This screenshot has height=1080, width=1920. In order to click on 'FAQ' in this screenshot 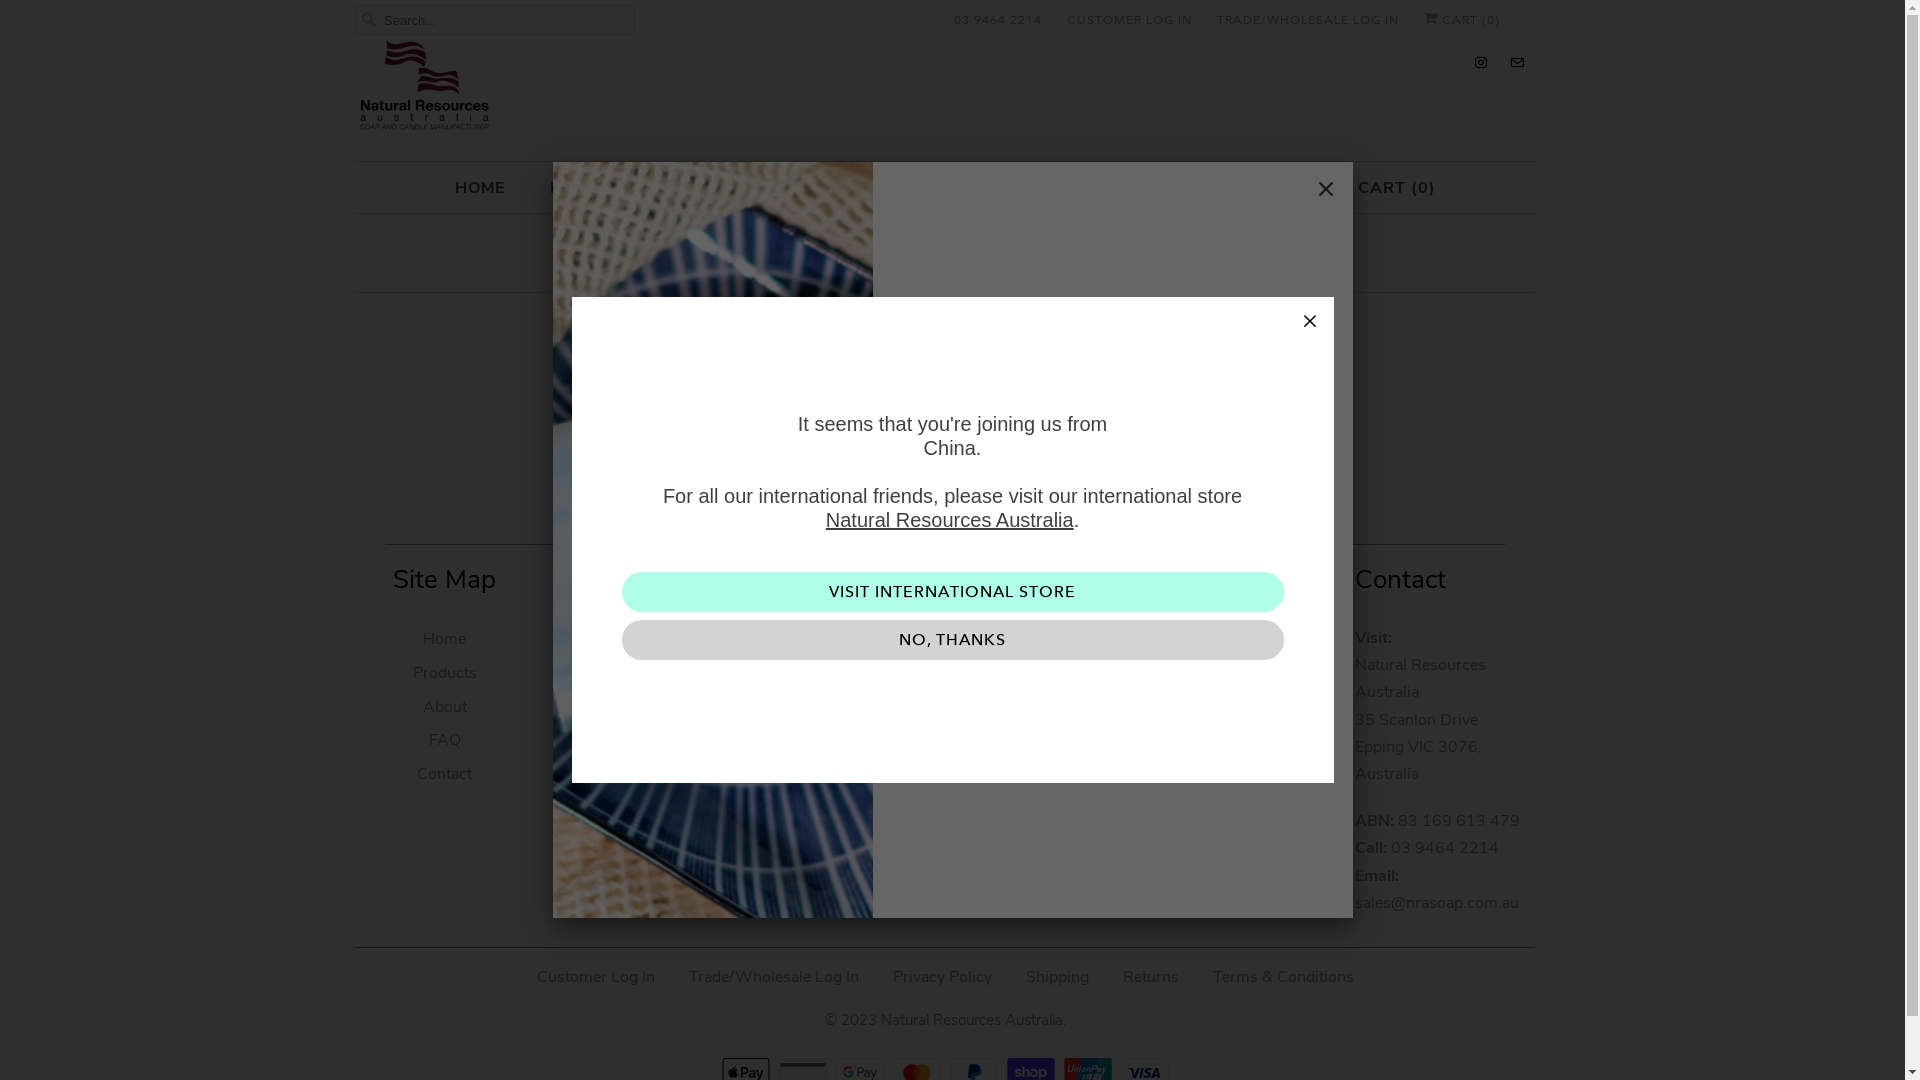, I will do `click(444, 740)`.